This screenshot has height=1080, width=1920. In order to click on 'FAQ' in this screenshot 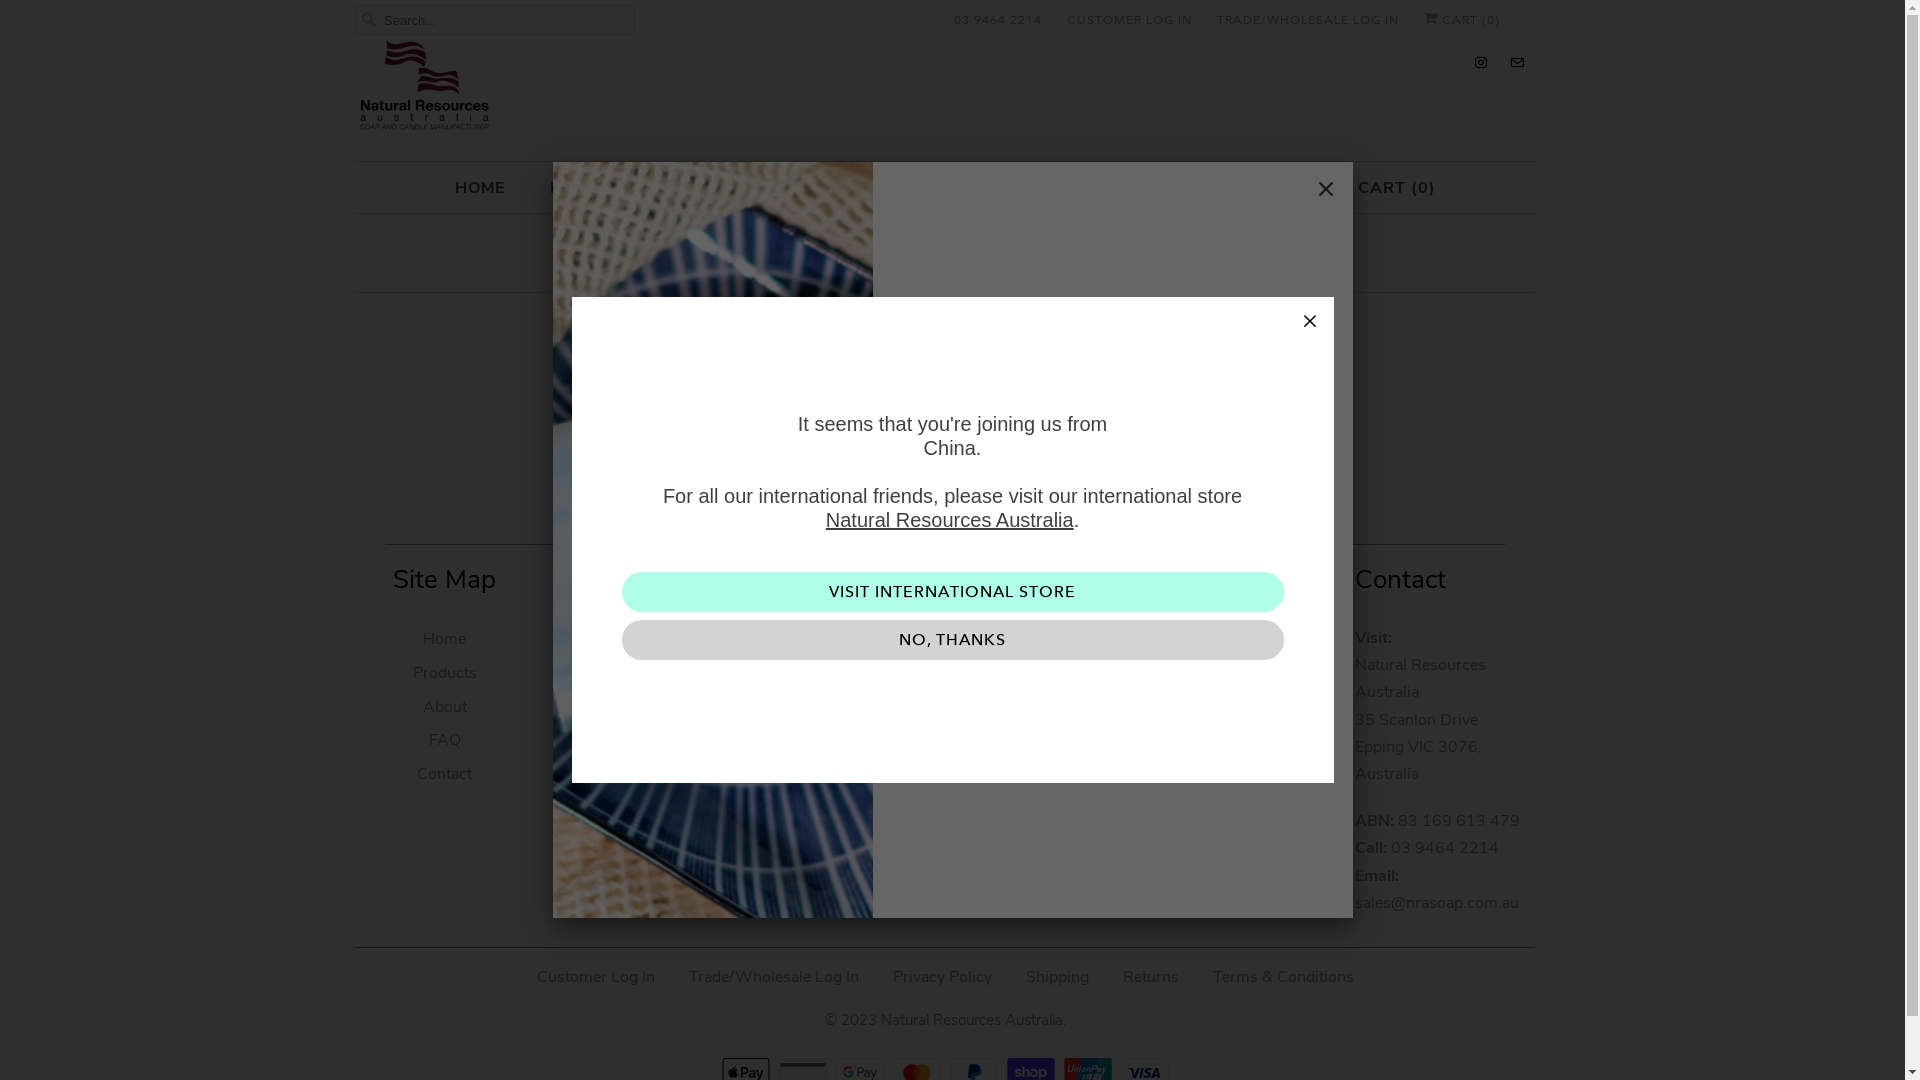, I will do `click(444, 740)`.